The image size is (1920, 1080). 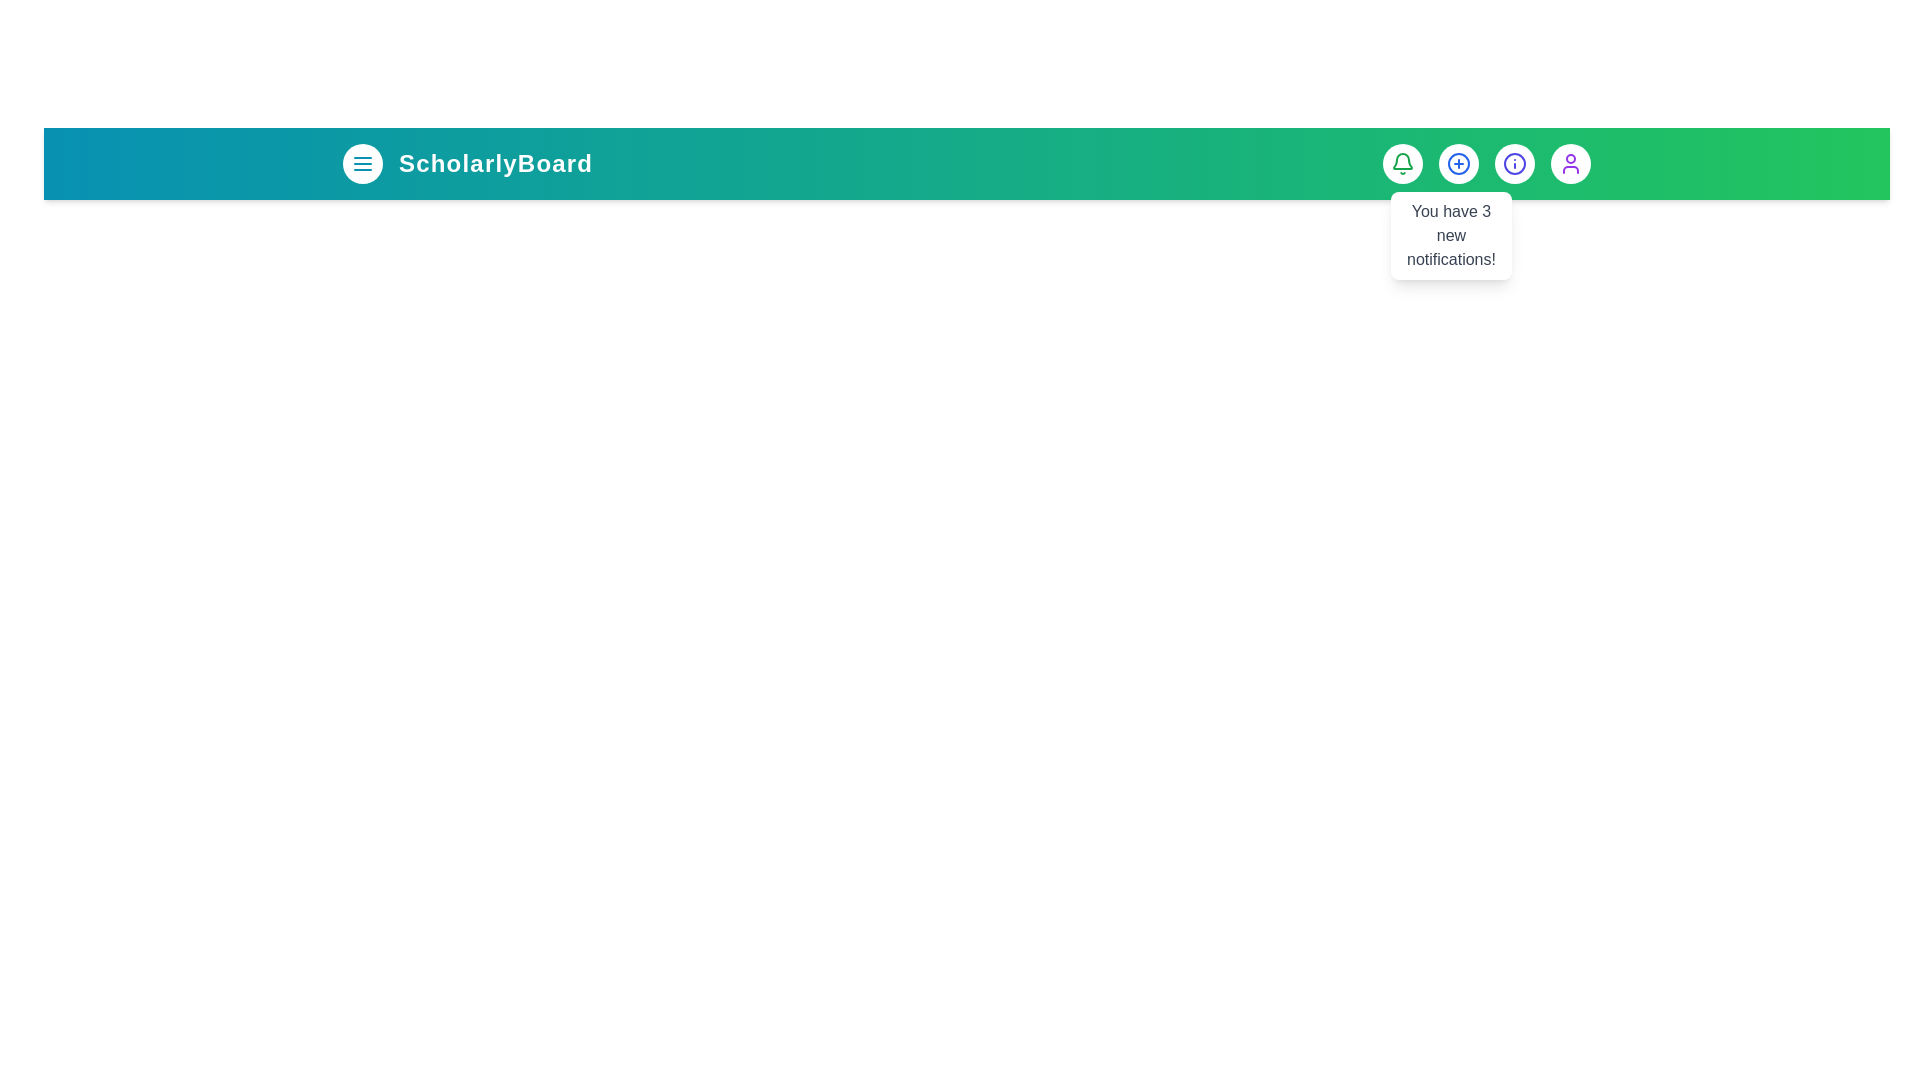 I want to click on the info button, so click(x=1515, y=163).